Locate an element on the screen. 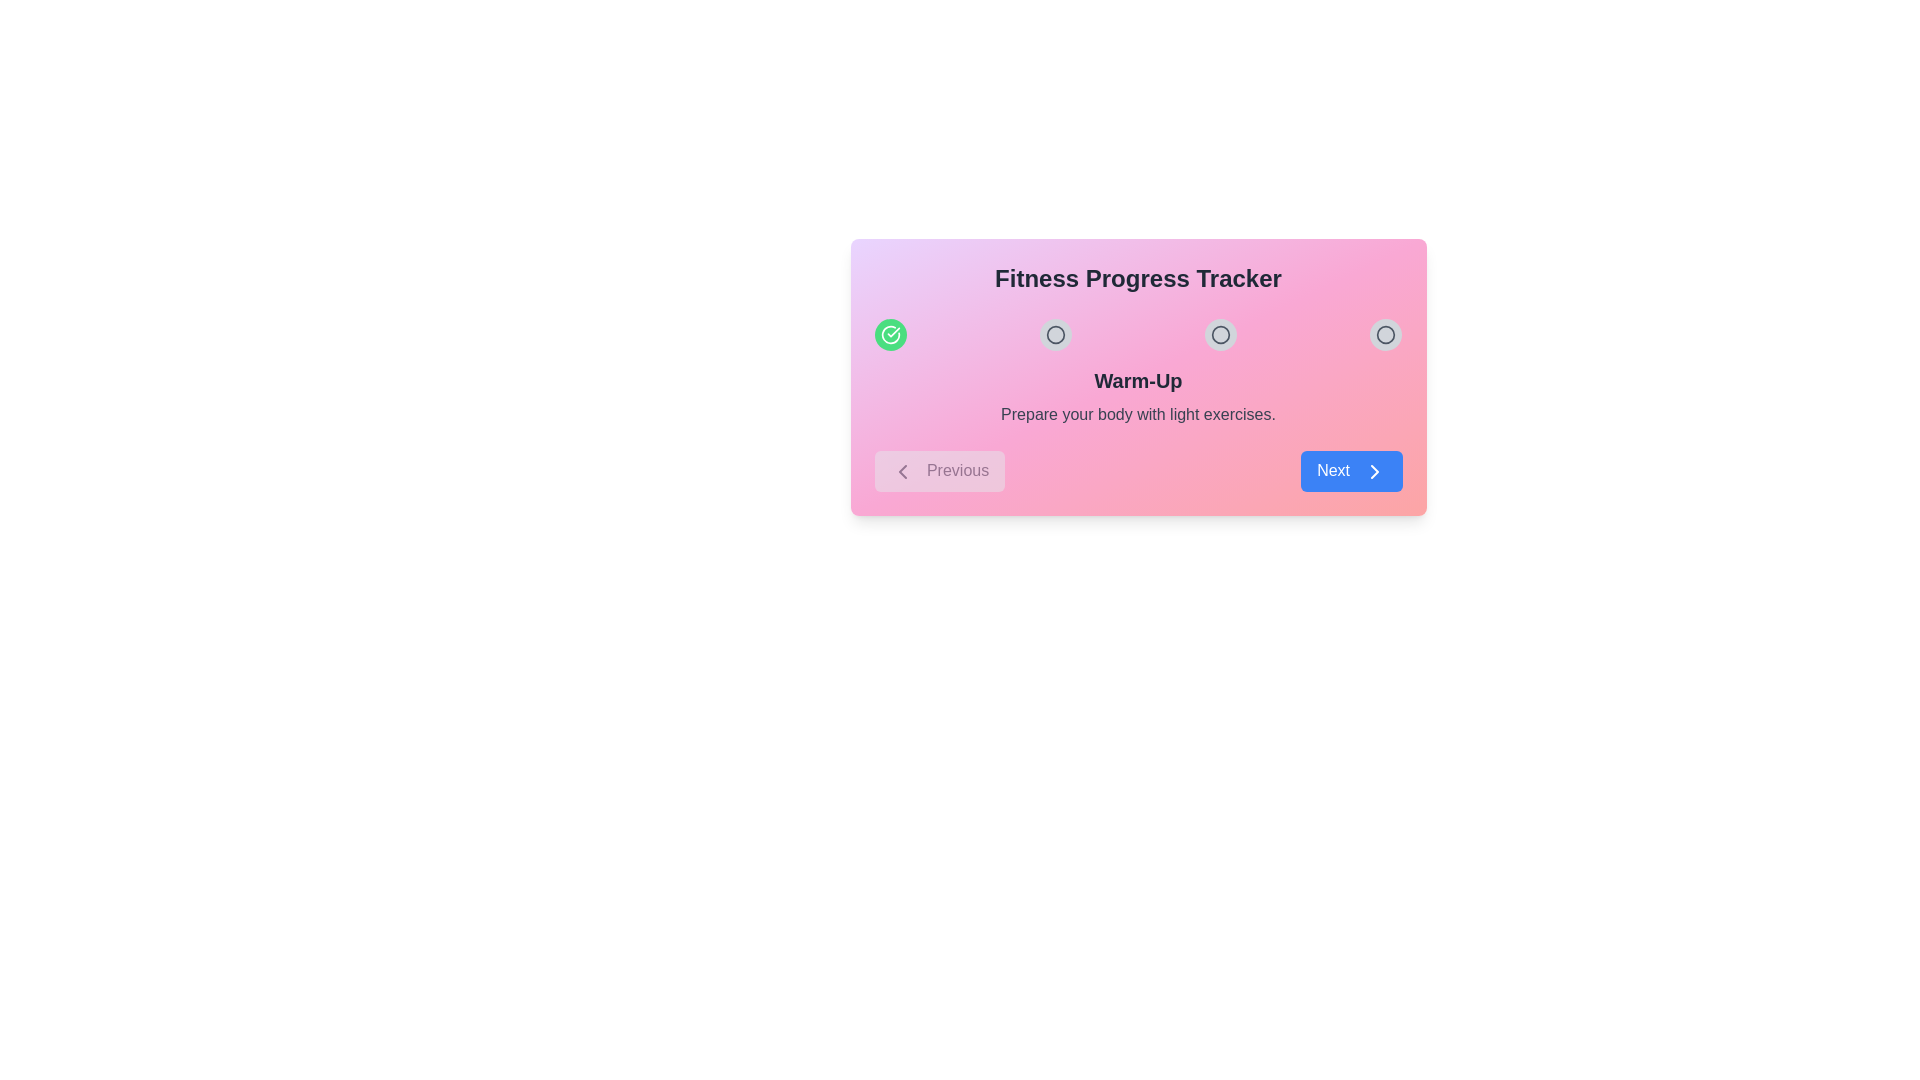 This screenshot has width=1920, height=1080. the second circular progress indicator, which is a simple circular shape with a light gray border and a solid white interior, located in the fitness tracker interface on a pink gradient background is located at coordinates (1220, 334).